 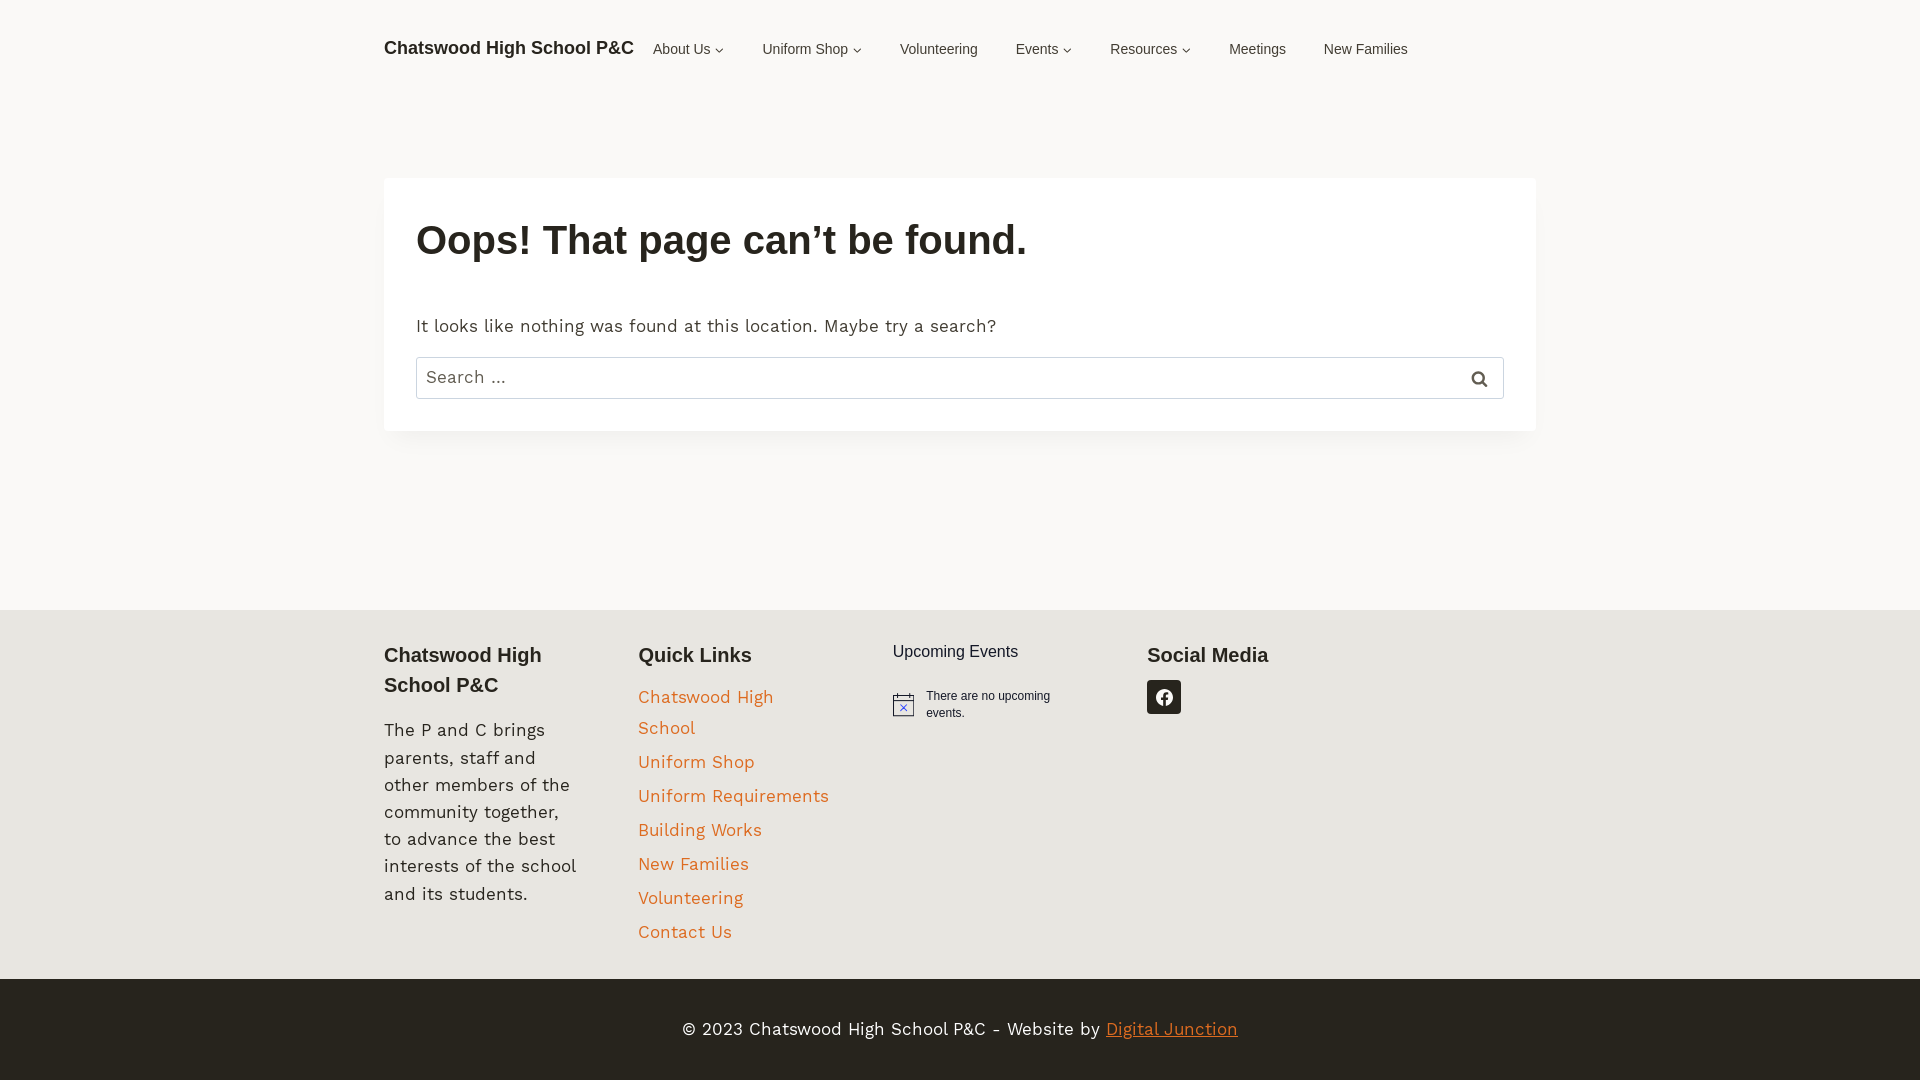 What do you see at coordinates (637, 897) in the screenshot?
I see `'Volunteering'` at bounding box center [637, 897].